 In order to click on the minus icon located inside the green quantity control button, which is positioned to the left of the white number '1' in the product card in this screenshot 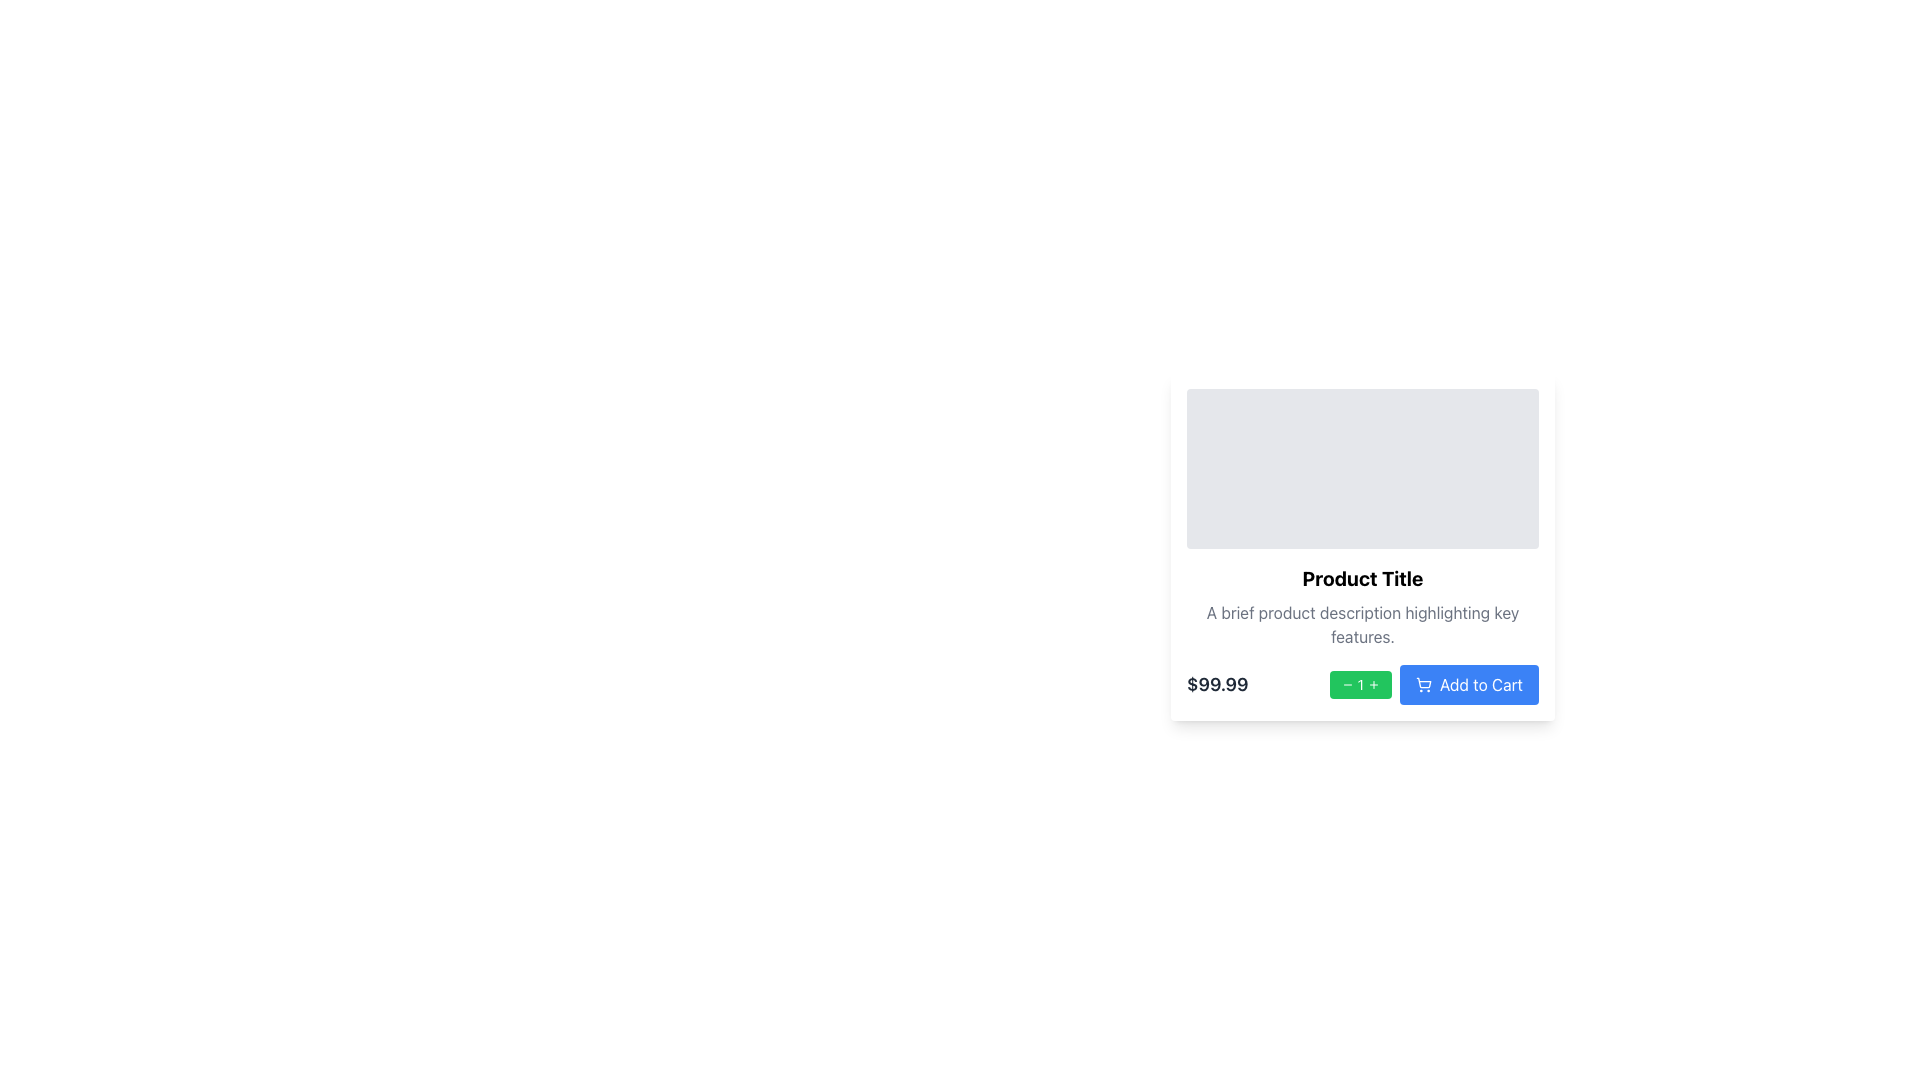, I will do `click(1347, 684)`.